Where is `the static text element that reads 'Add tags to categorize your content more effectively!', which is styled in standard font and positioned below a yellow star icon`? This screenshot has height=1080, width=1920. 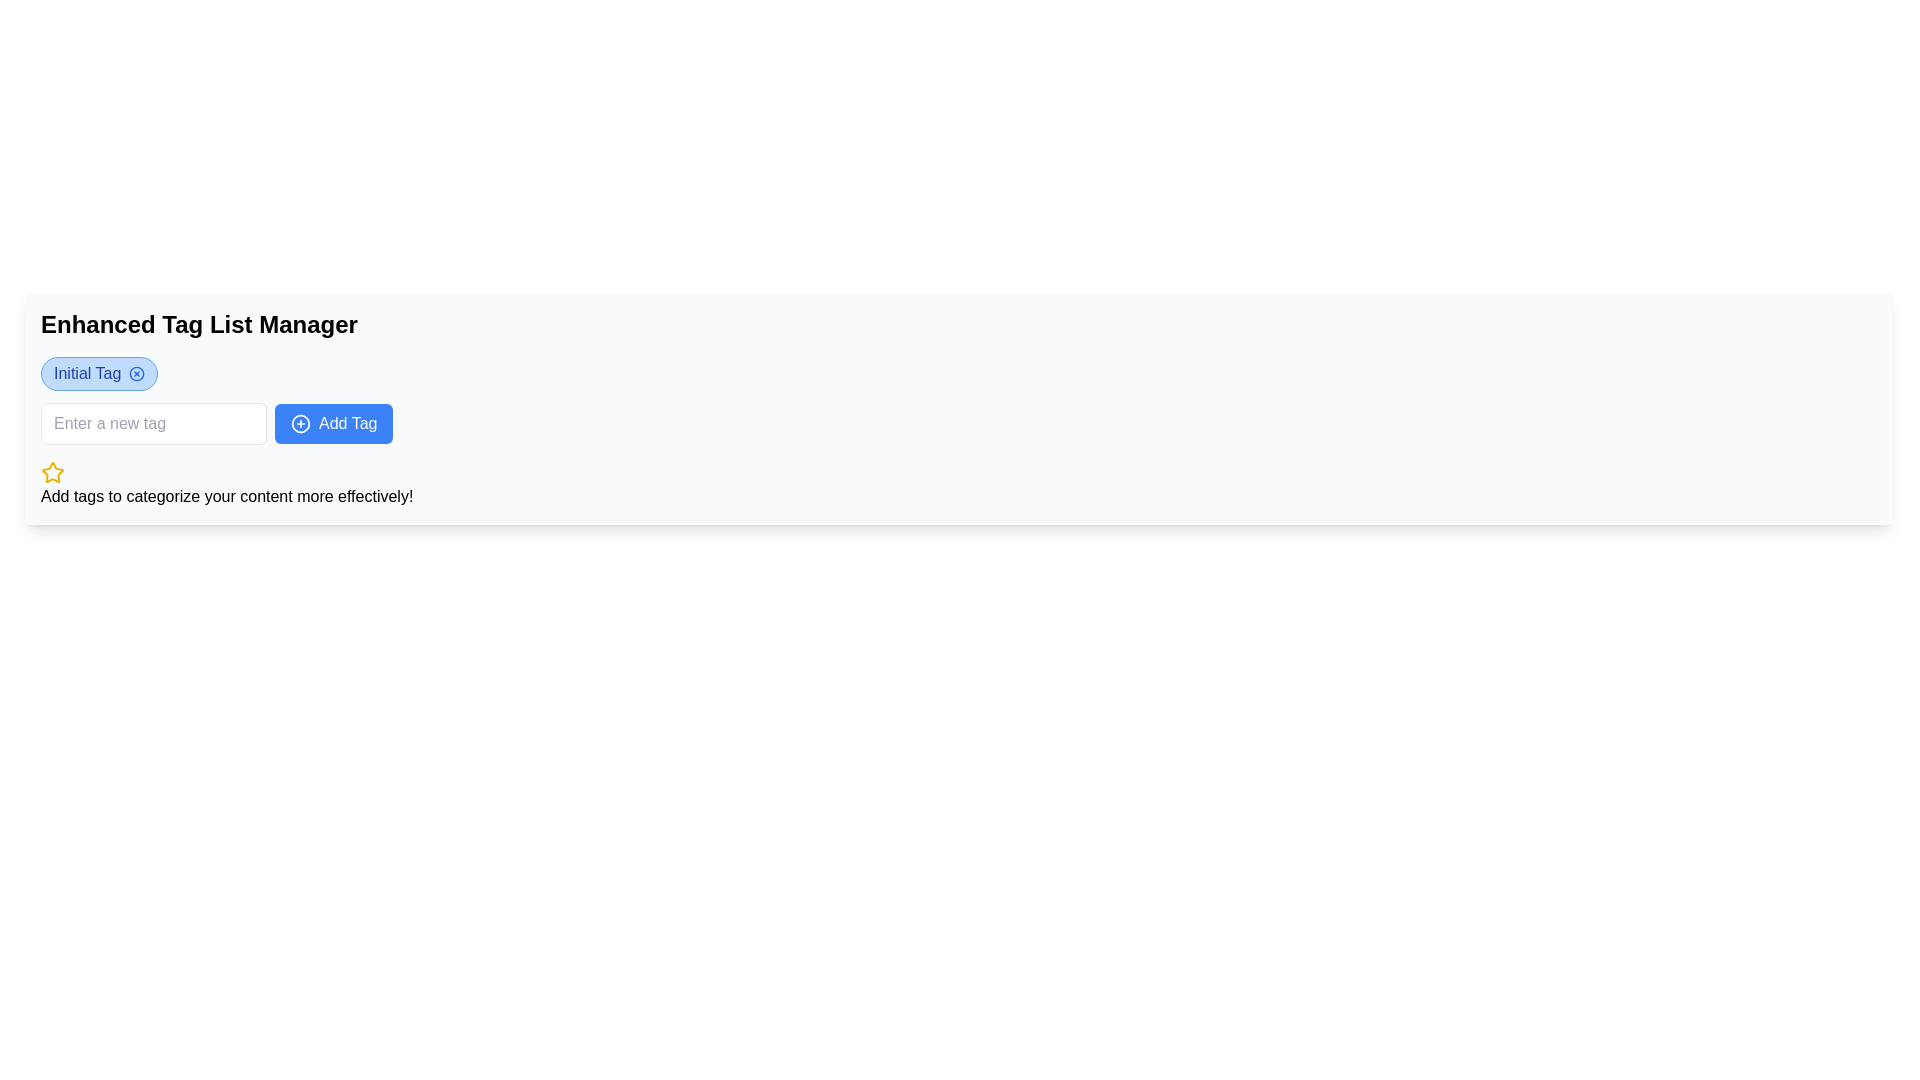 the static text element that reads 'Add tags to categorize your content more effectively!', which is styled in standard font and positioned below a yellow star icon is located at coordinates (227, 495).